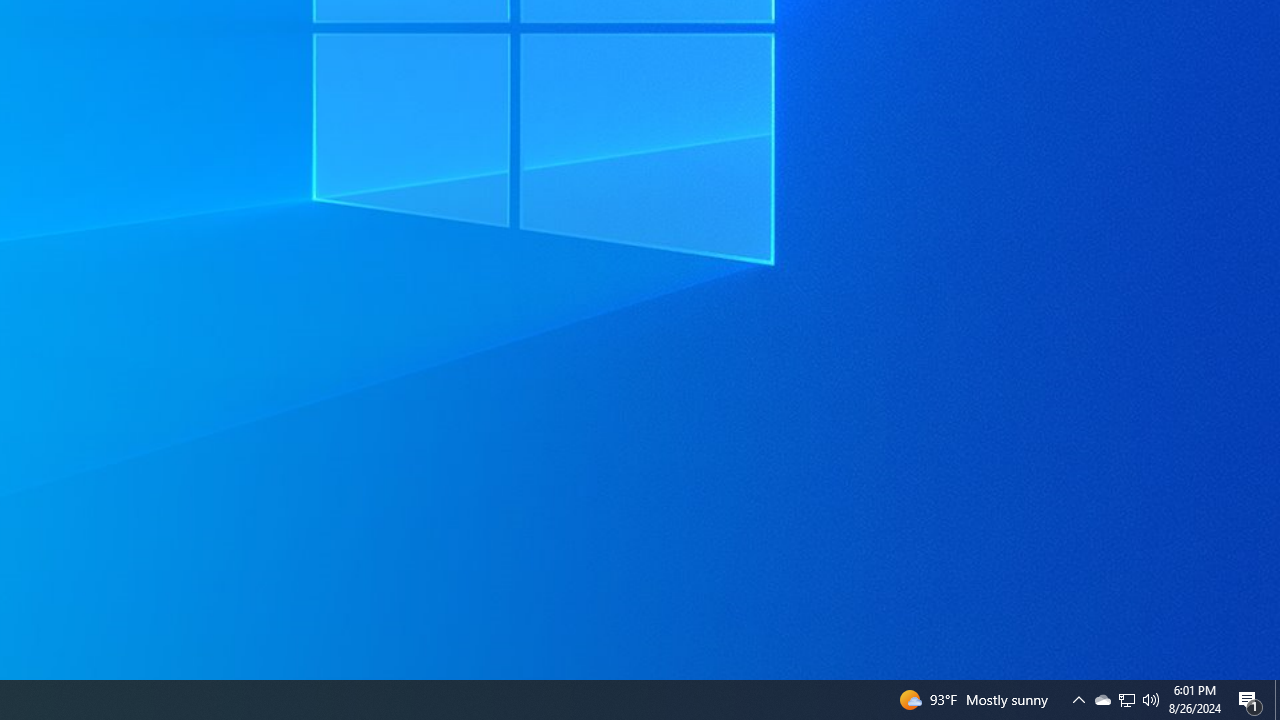  What do you see at coordinates (1276, 698) in the screenshot?
I see `'Show desktop'` at bounding box center [1276, 698].